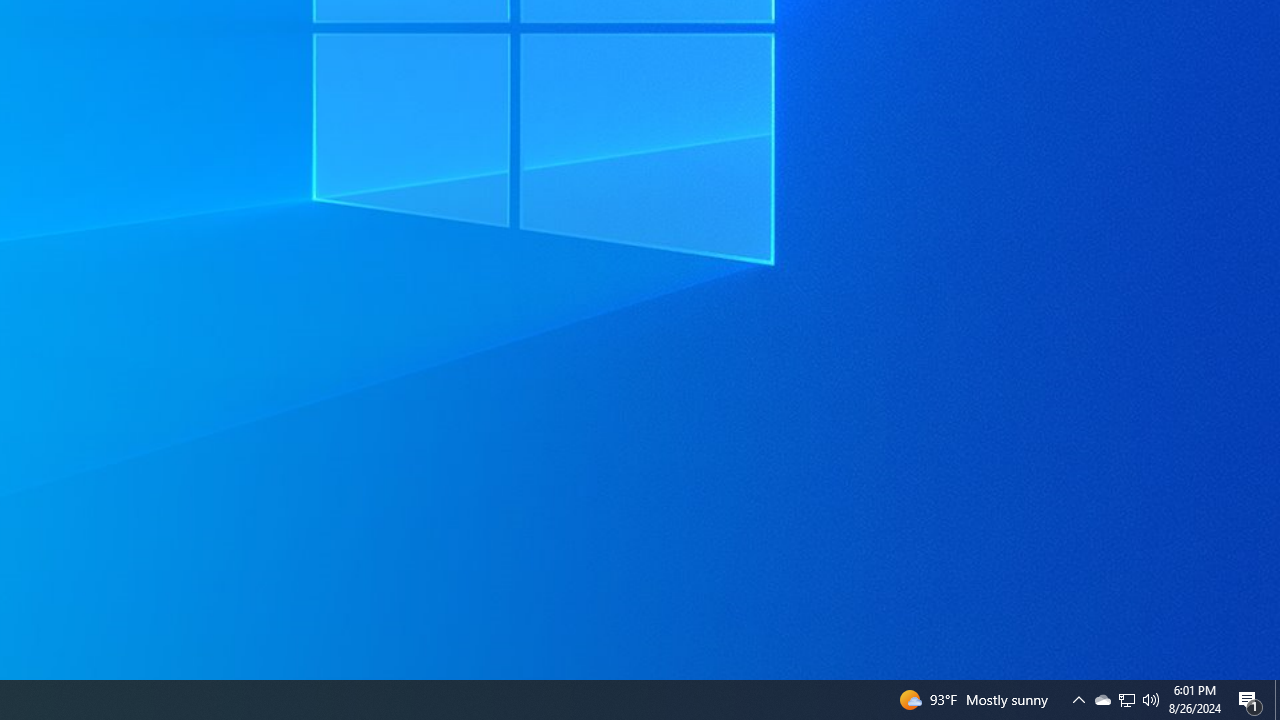  What do you see at coordinates (1276, 698) in the screenshot?
I see `'Show desktop'` at bounding box center [1276, 698].